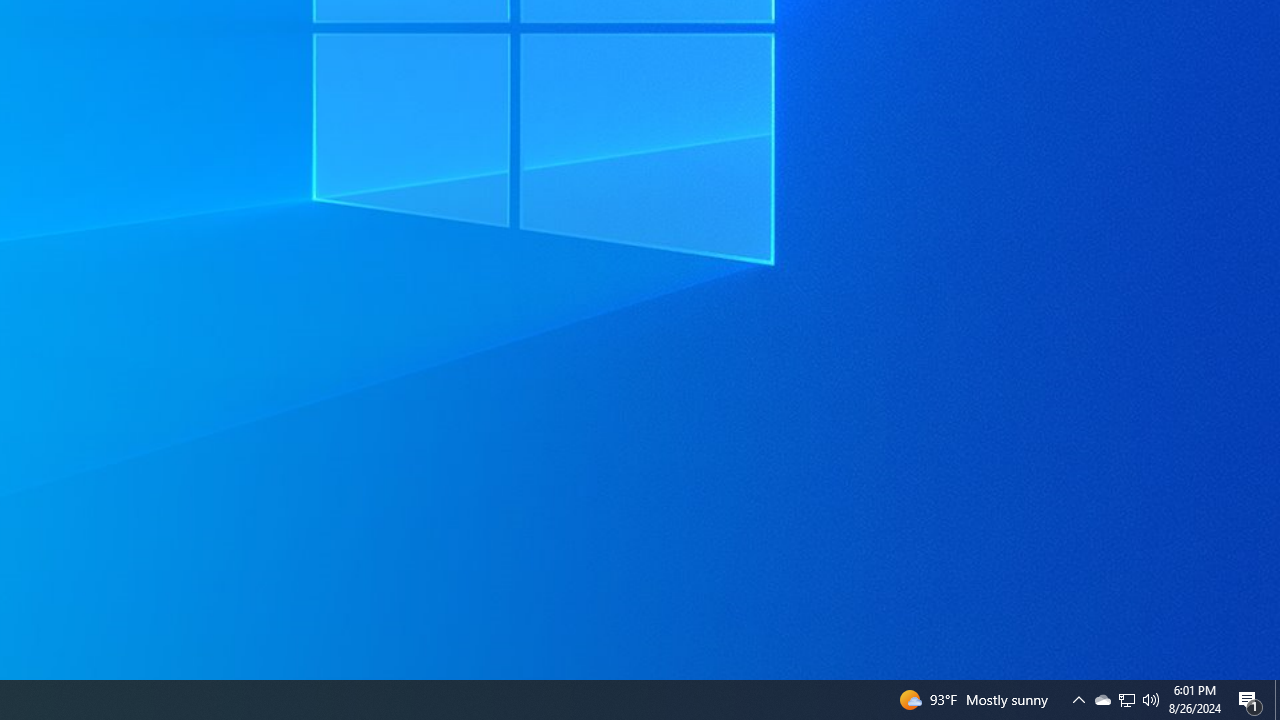  What do you see at coordinates (1276, 698) in the screenshot?
I see `'Show desktop'` at bounding box center [1276, 698].